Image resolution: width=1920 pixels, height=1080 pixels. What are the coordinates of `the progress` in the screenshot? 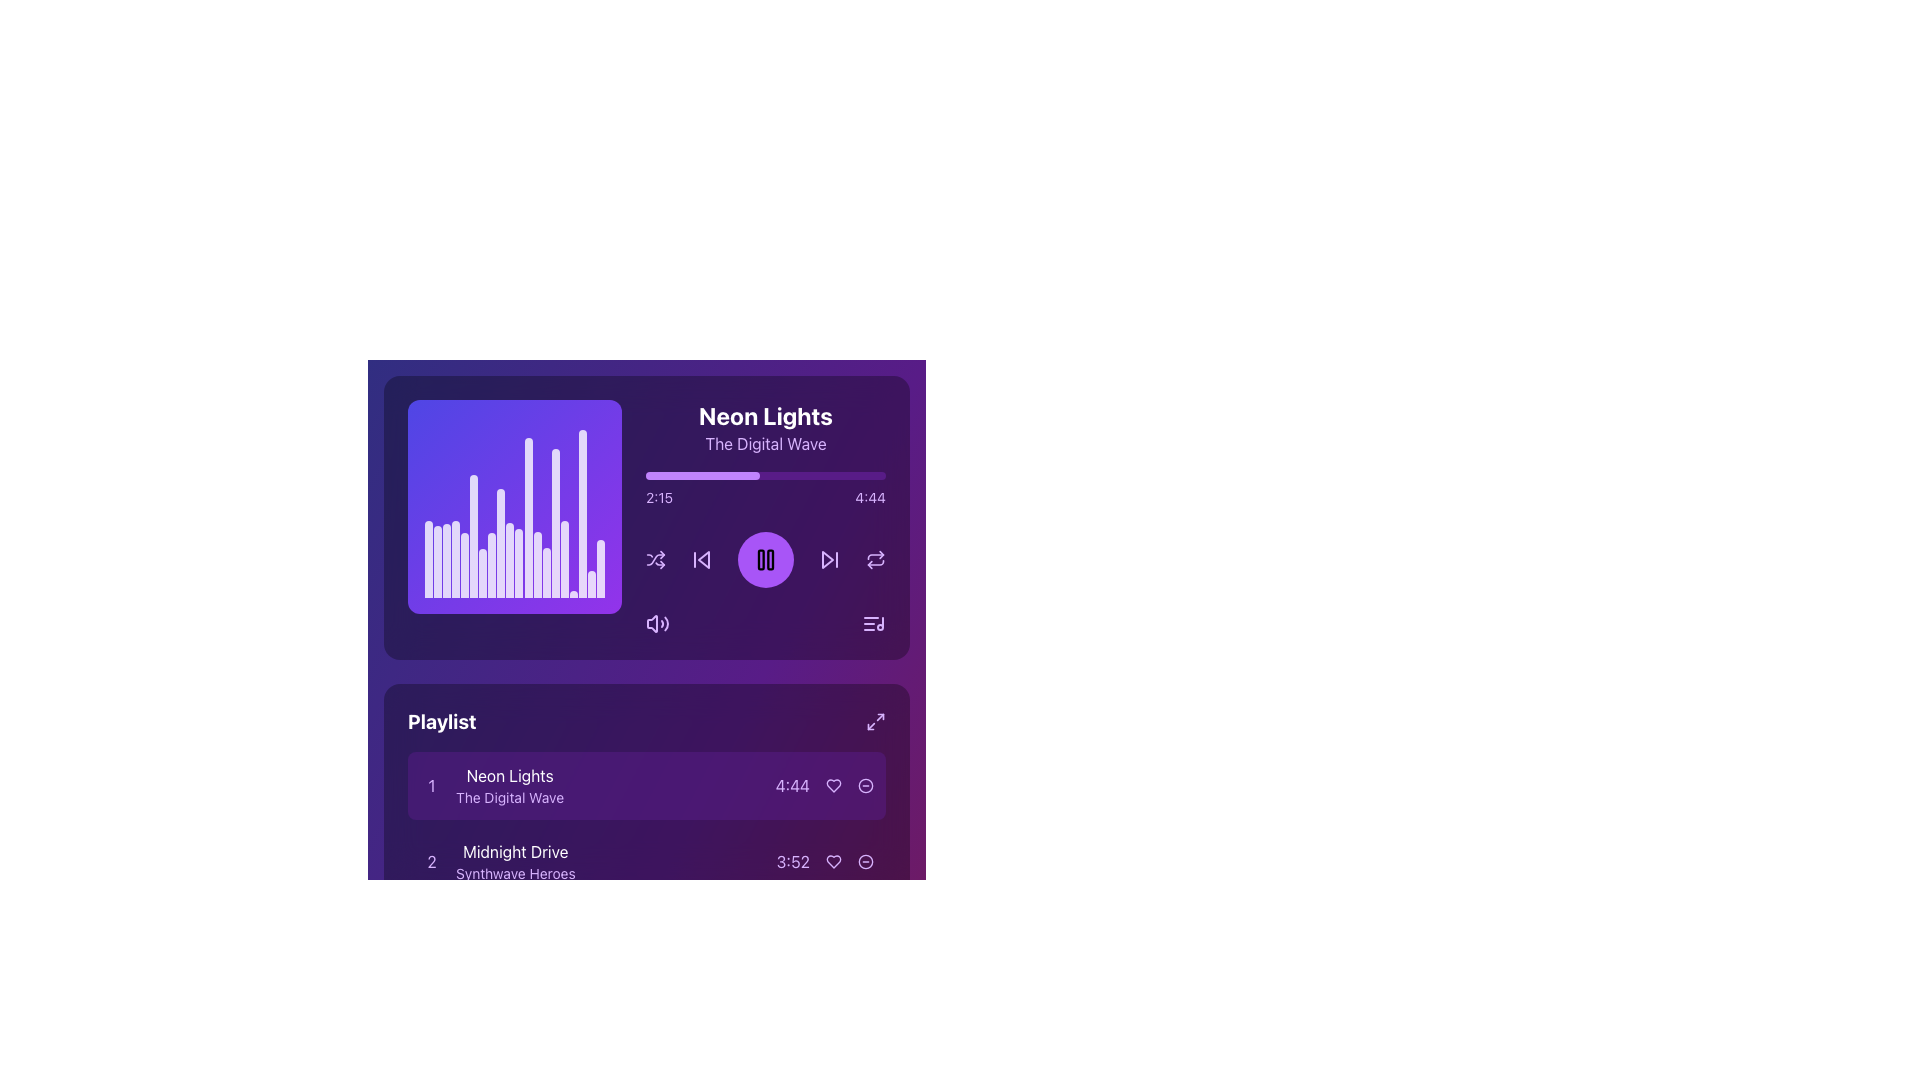 It's located at (765, 475).